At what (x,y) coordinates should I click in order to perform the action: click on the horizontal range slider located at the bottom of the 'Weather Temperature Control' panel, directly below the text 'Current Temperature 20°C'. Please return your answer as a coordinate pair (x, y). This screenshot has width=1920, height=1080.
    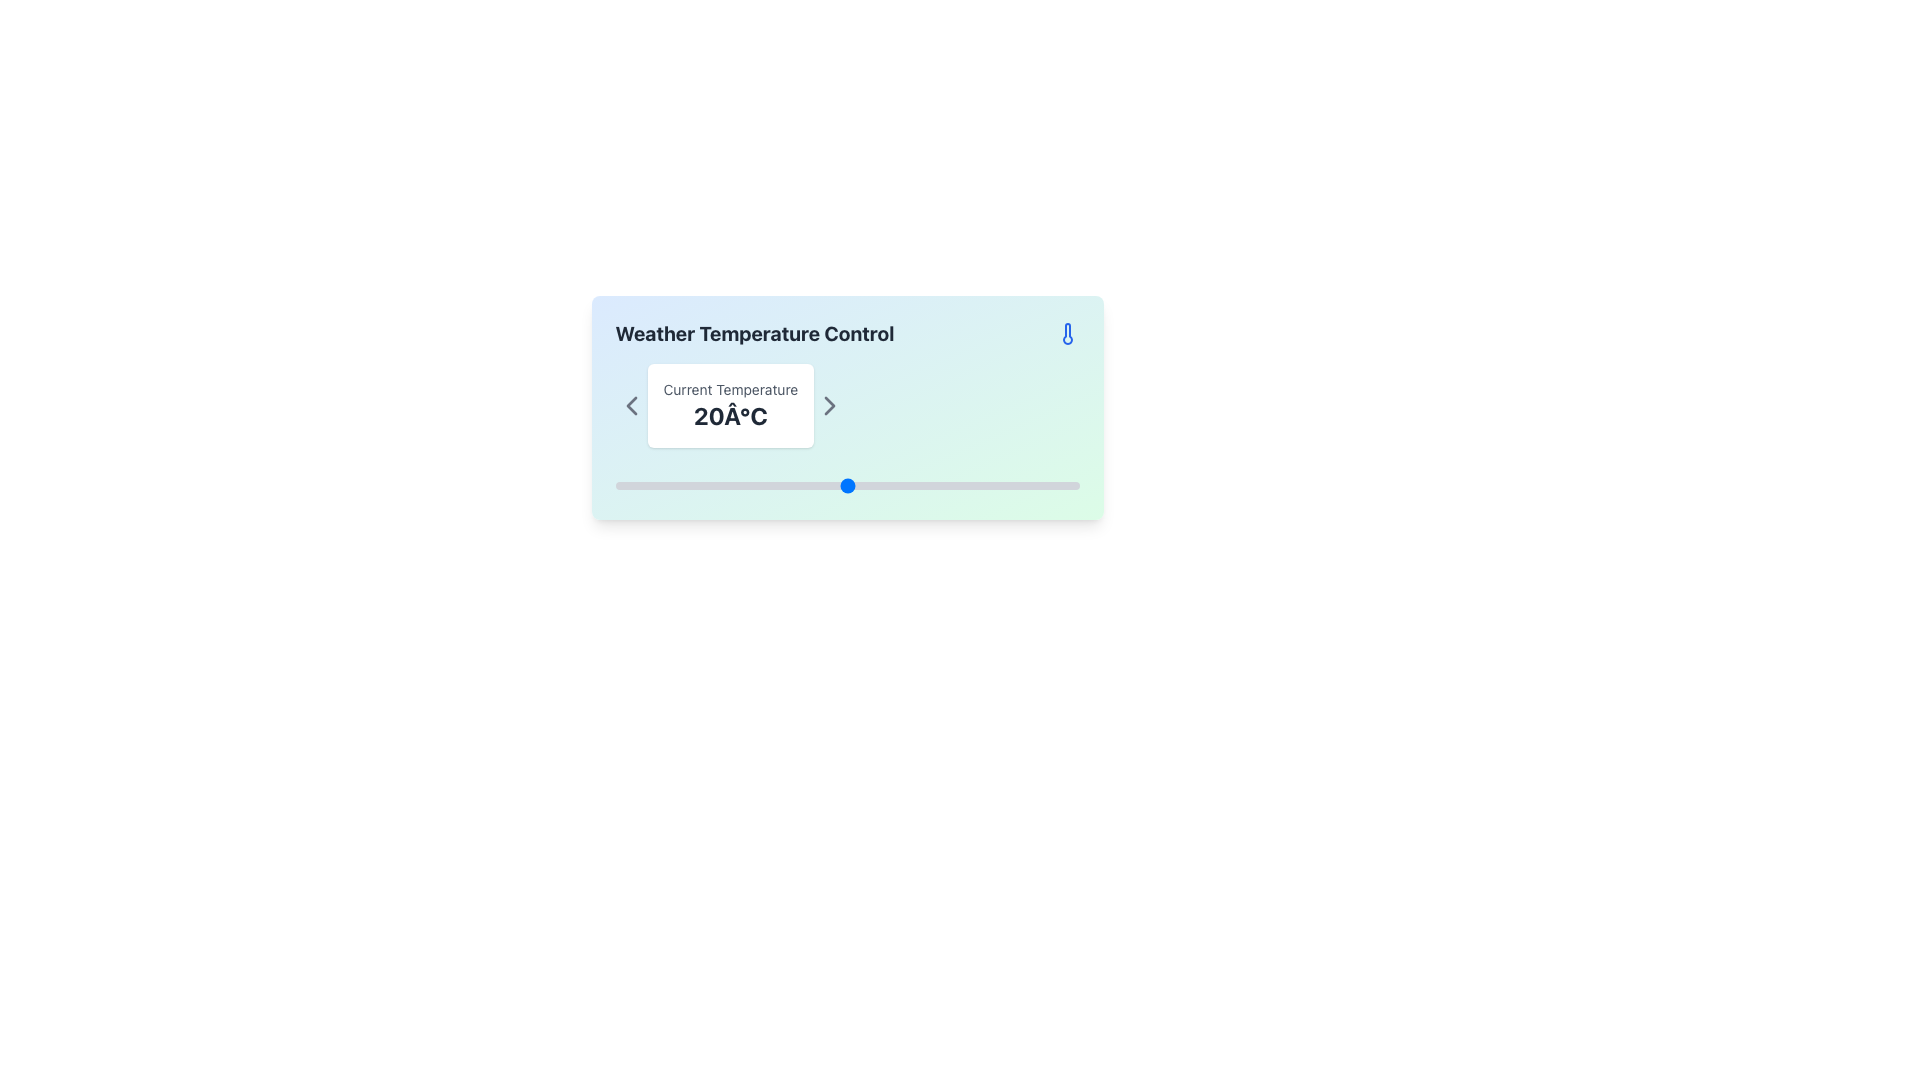
    Looking at the image, I should click on (847, 483).